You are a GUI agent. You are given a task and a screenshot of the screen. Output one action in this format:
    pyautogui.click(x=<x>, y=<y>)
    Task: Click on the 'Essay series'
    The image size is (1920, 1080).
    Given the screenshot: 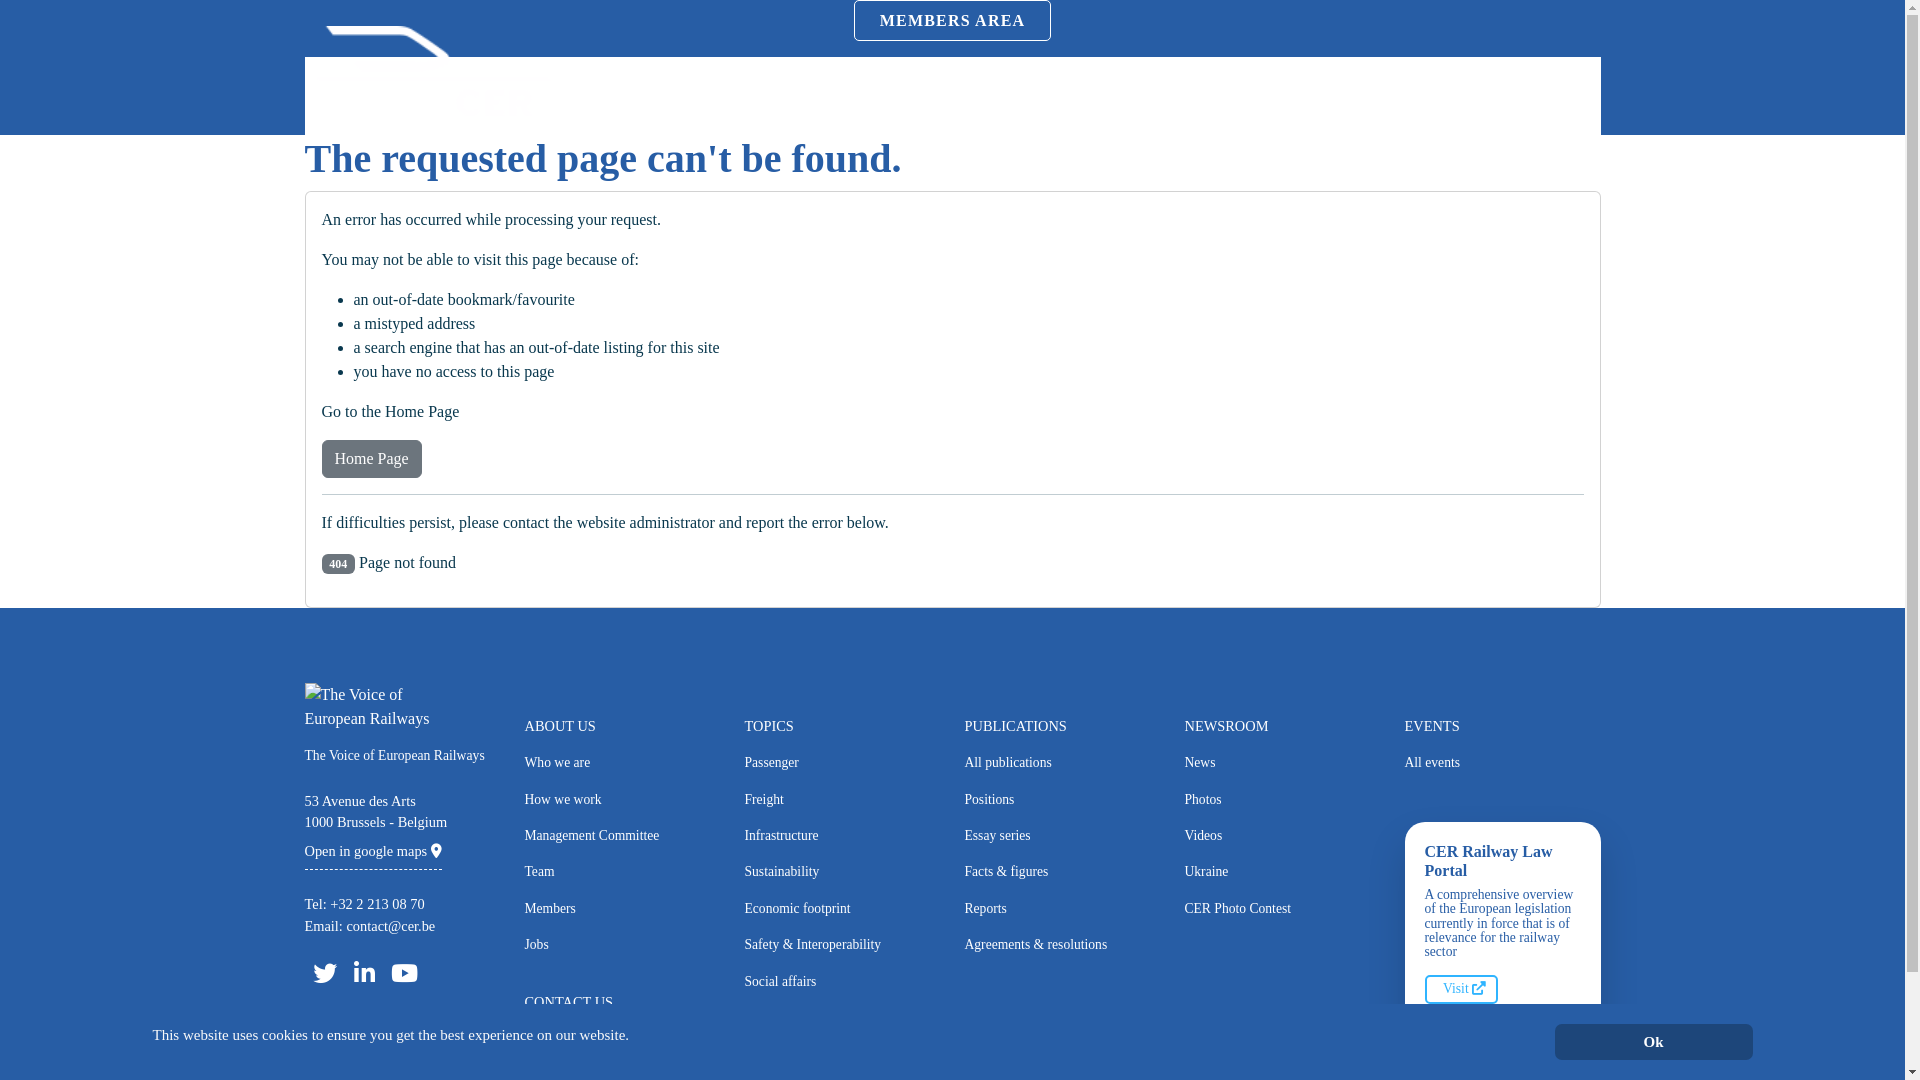 What is the action you would take?
    pyautogui.click(x=1060, y=836)
    